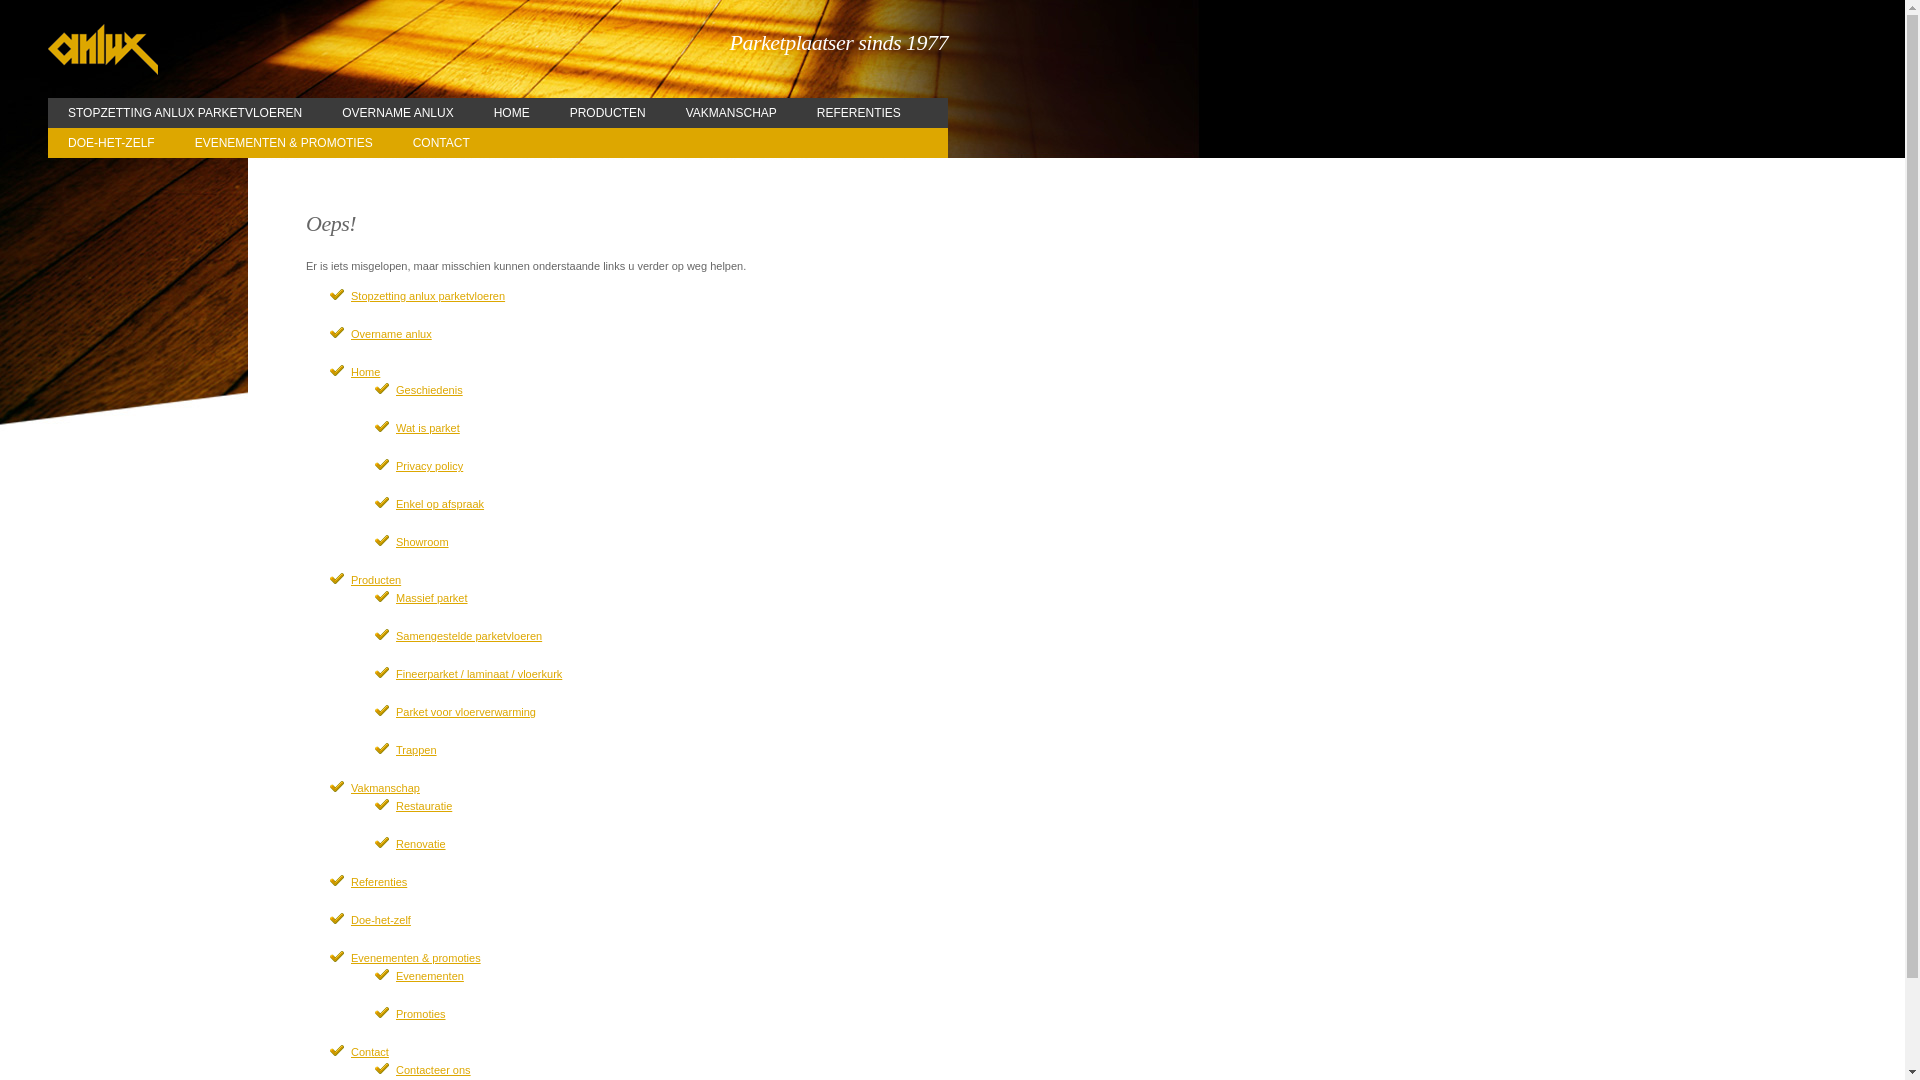 The width and height of the screenshot is (1920, 1080). What do you see at coordinates (422, 805) in the screenshot?
I see `'Restauratie'` at bounding box center [422, 805].